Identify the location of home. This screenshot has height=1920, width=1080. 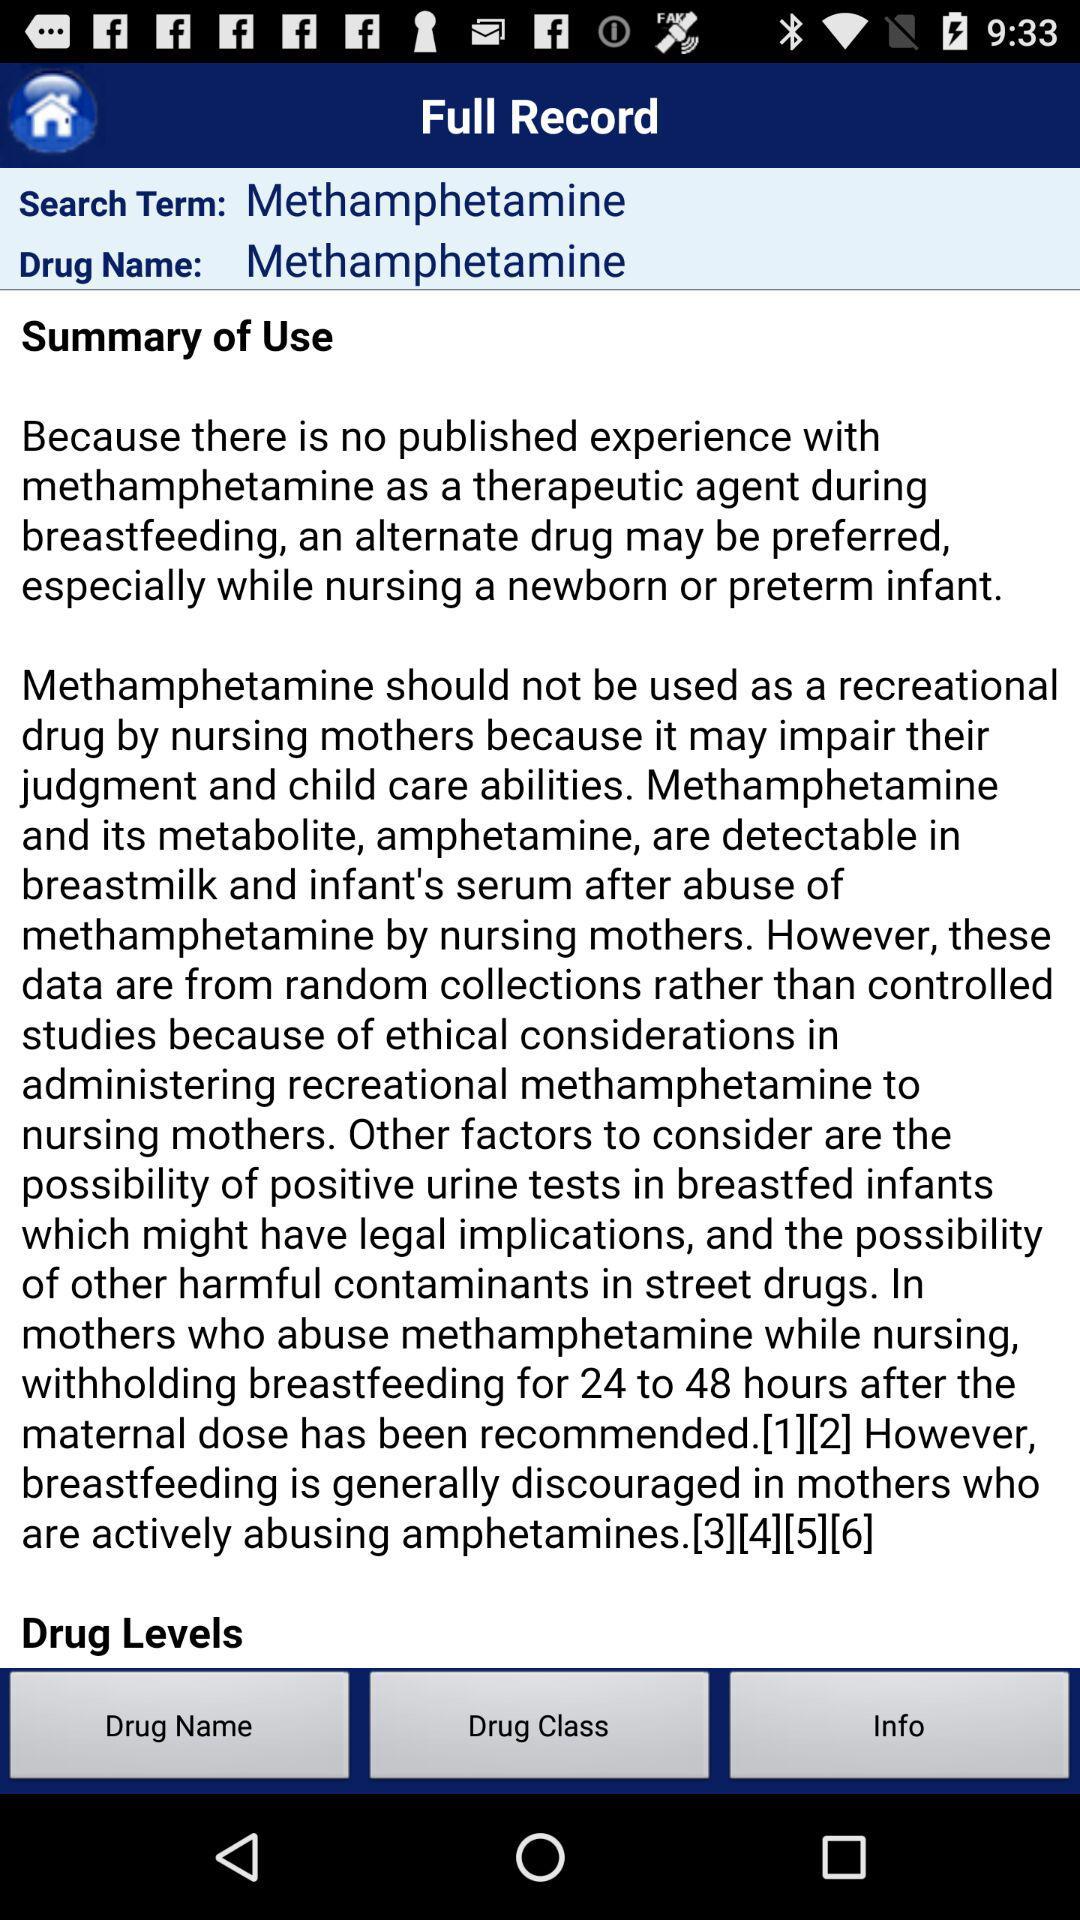
(51, 114).